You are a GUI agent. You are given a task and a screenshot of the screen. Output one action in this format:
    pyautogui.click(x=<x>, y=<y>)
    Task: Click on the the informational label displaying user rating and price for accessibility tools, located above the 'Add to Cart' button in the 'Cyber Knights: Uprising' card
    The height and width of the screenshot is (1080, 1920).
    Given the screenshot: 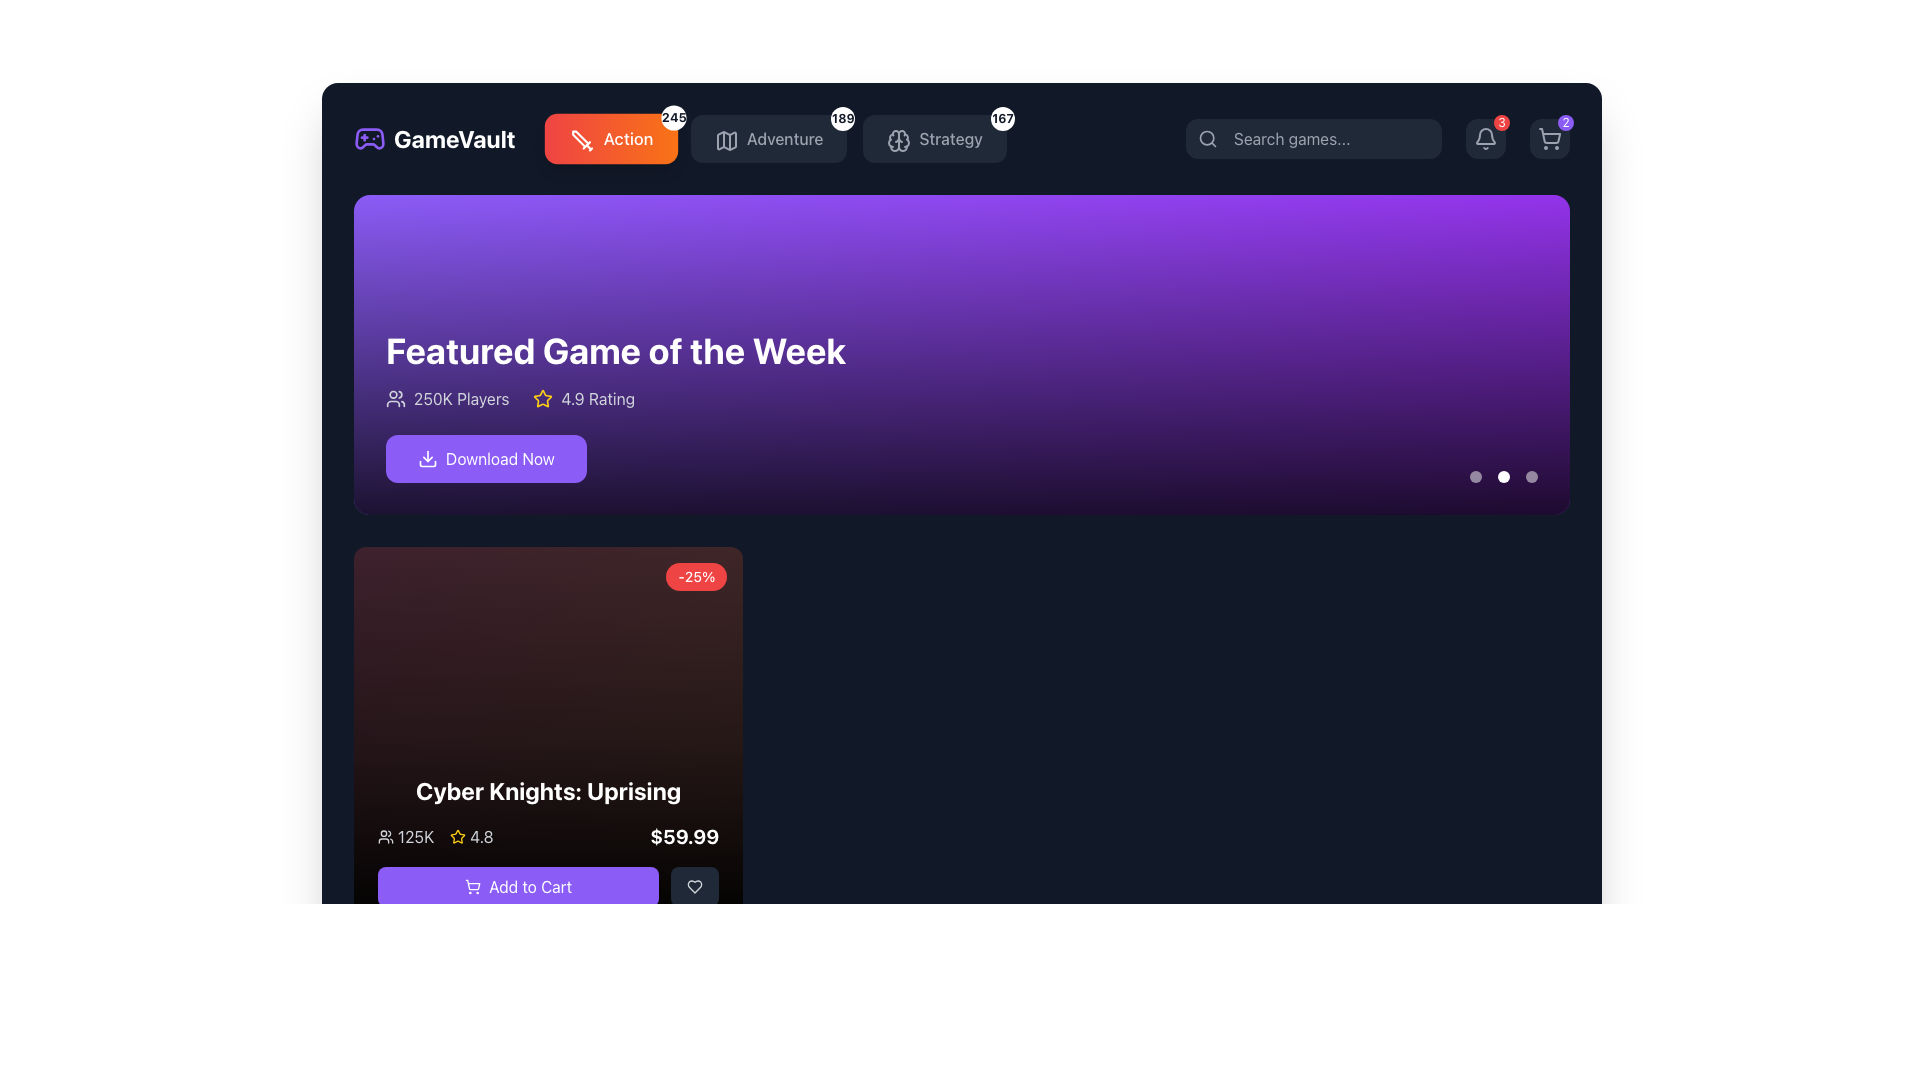 What is the action you would take?
    pyautogui.click(x=548, y=837)
    